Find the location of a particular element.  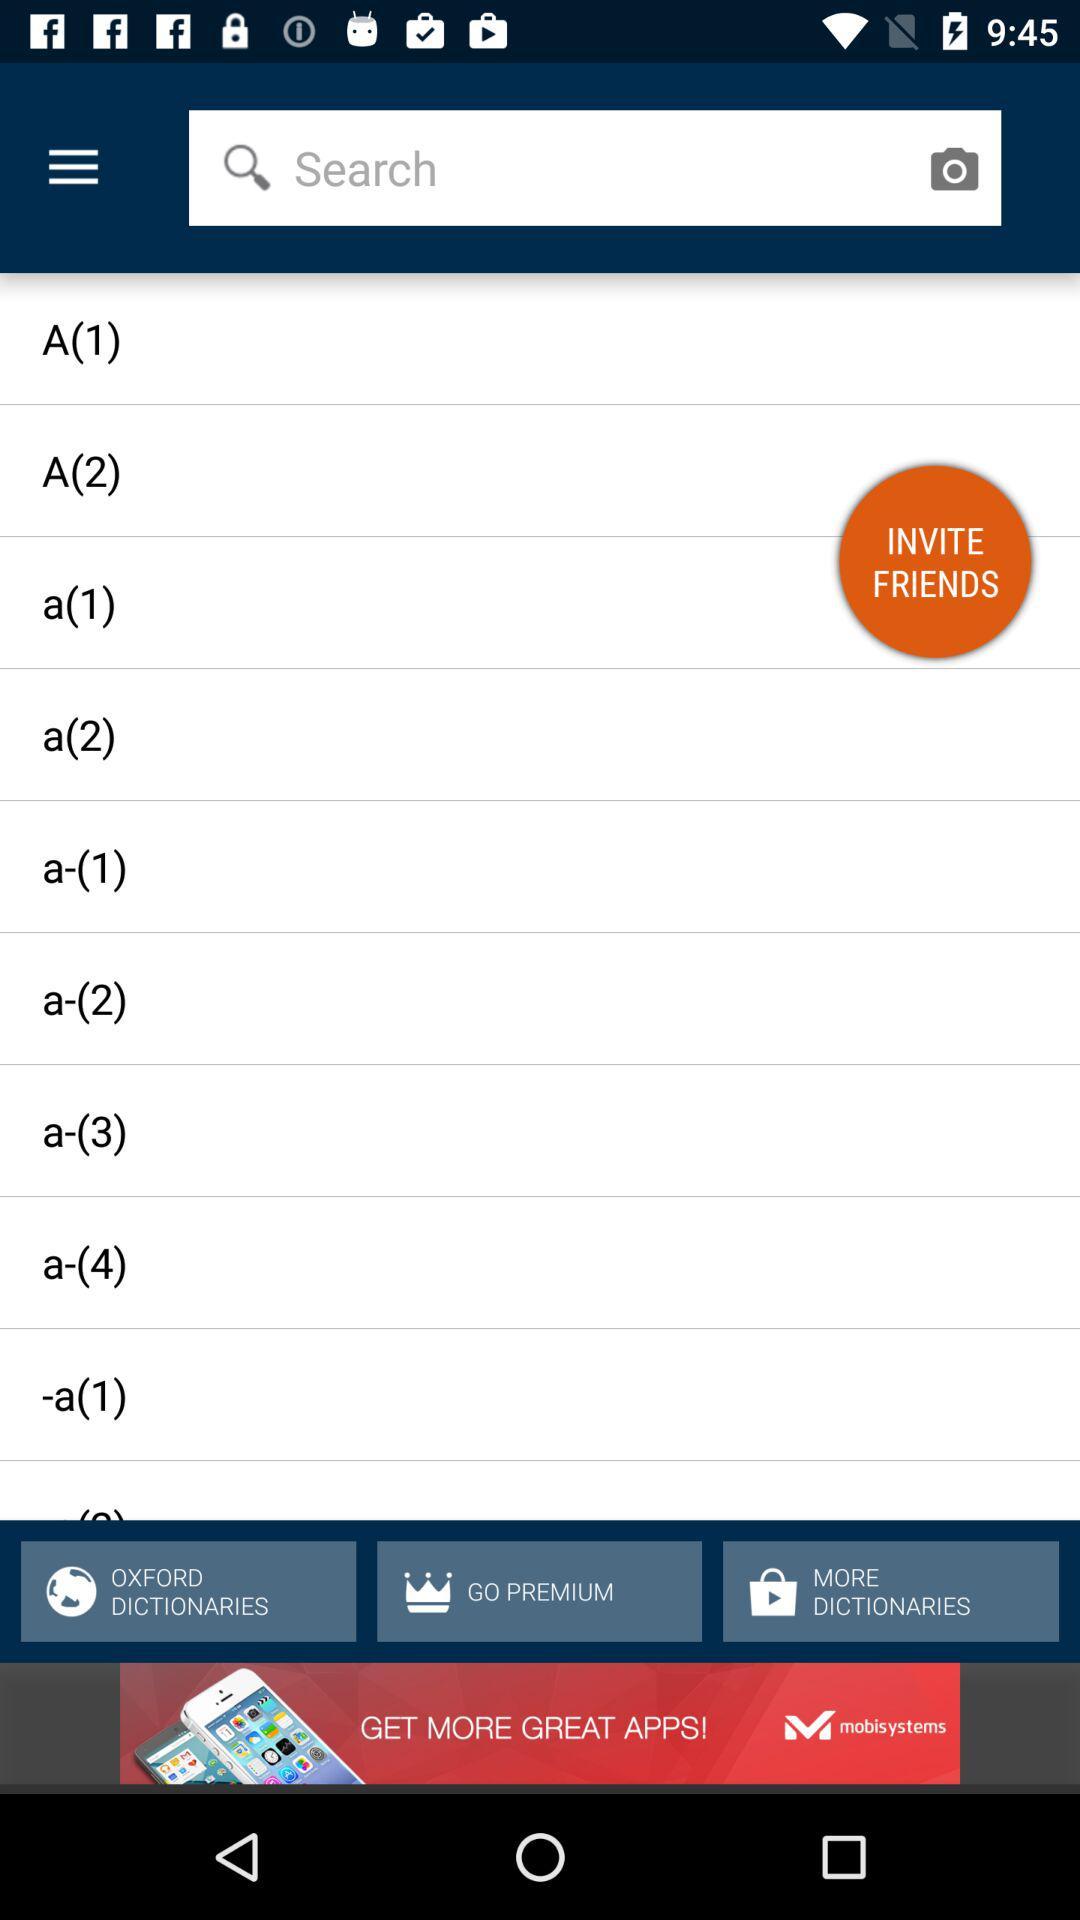

the icon above a(1) icon is located at coordinates (72, 168).